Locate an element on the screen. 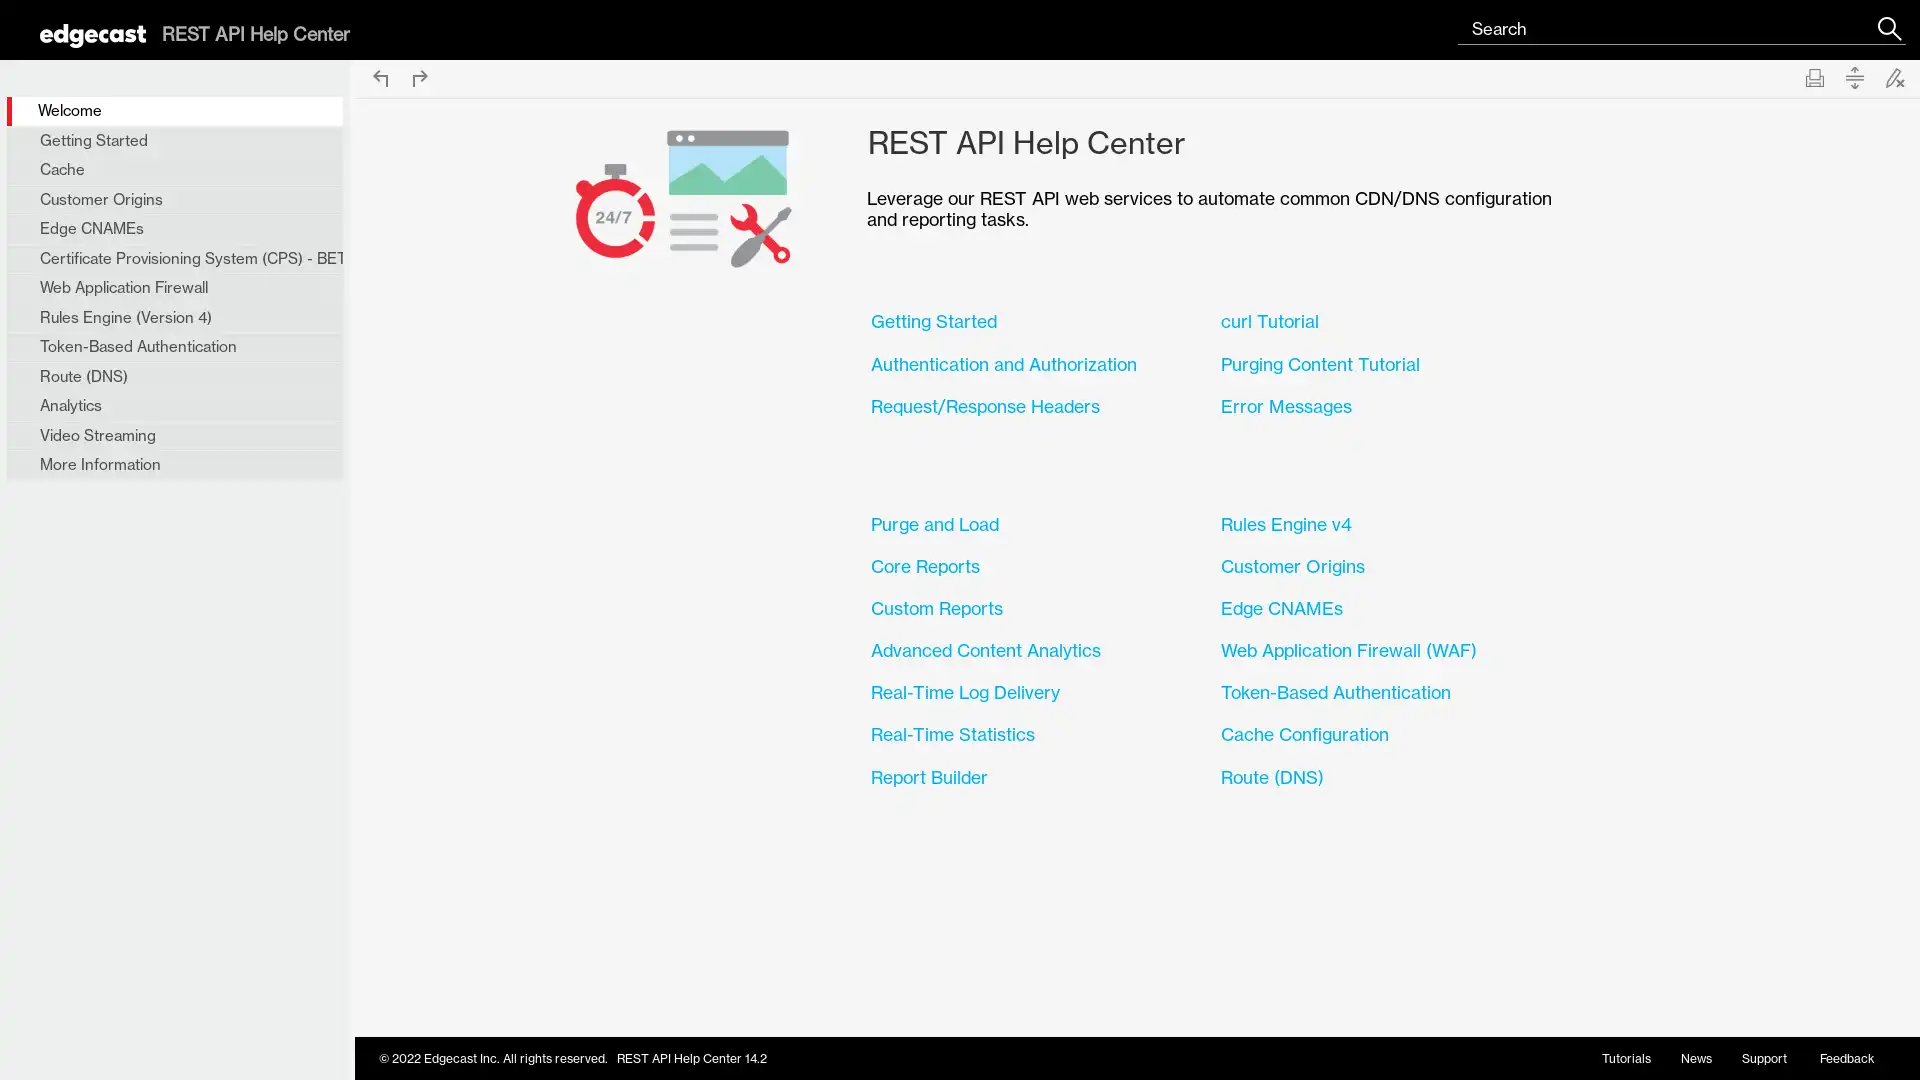 The image size is (1920, 1080). remove highlight is located at coordinates (1894, 76).